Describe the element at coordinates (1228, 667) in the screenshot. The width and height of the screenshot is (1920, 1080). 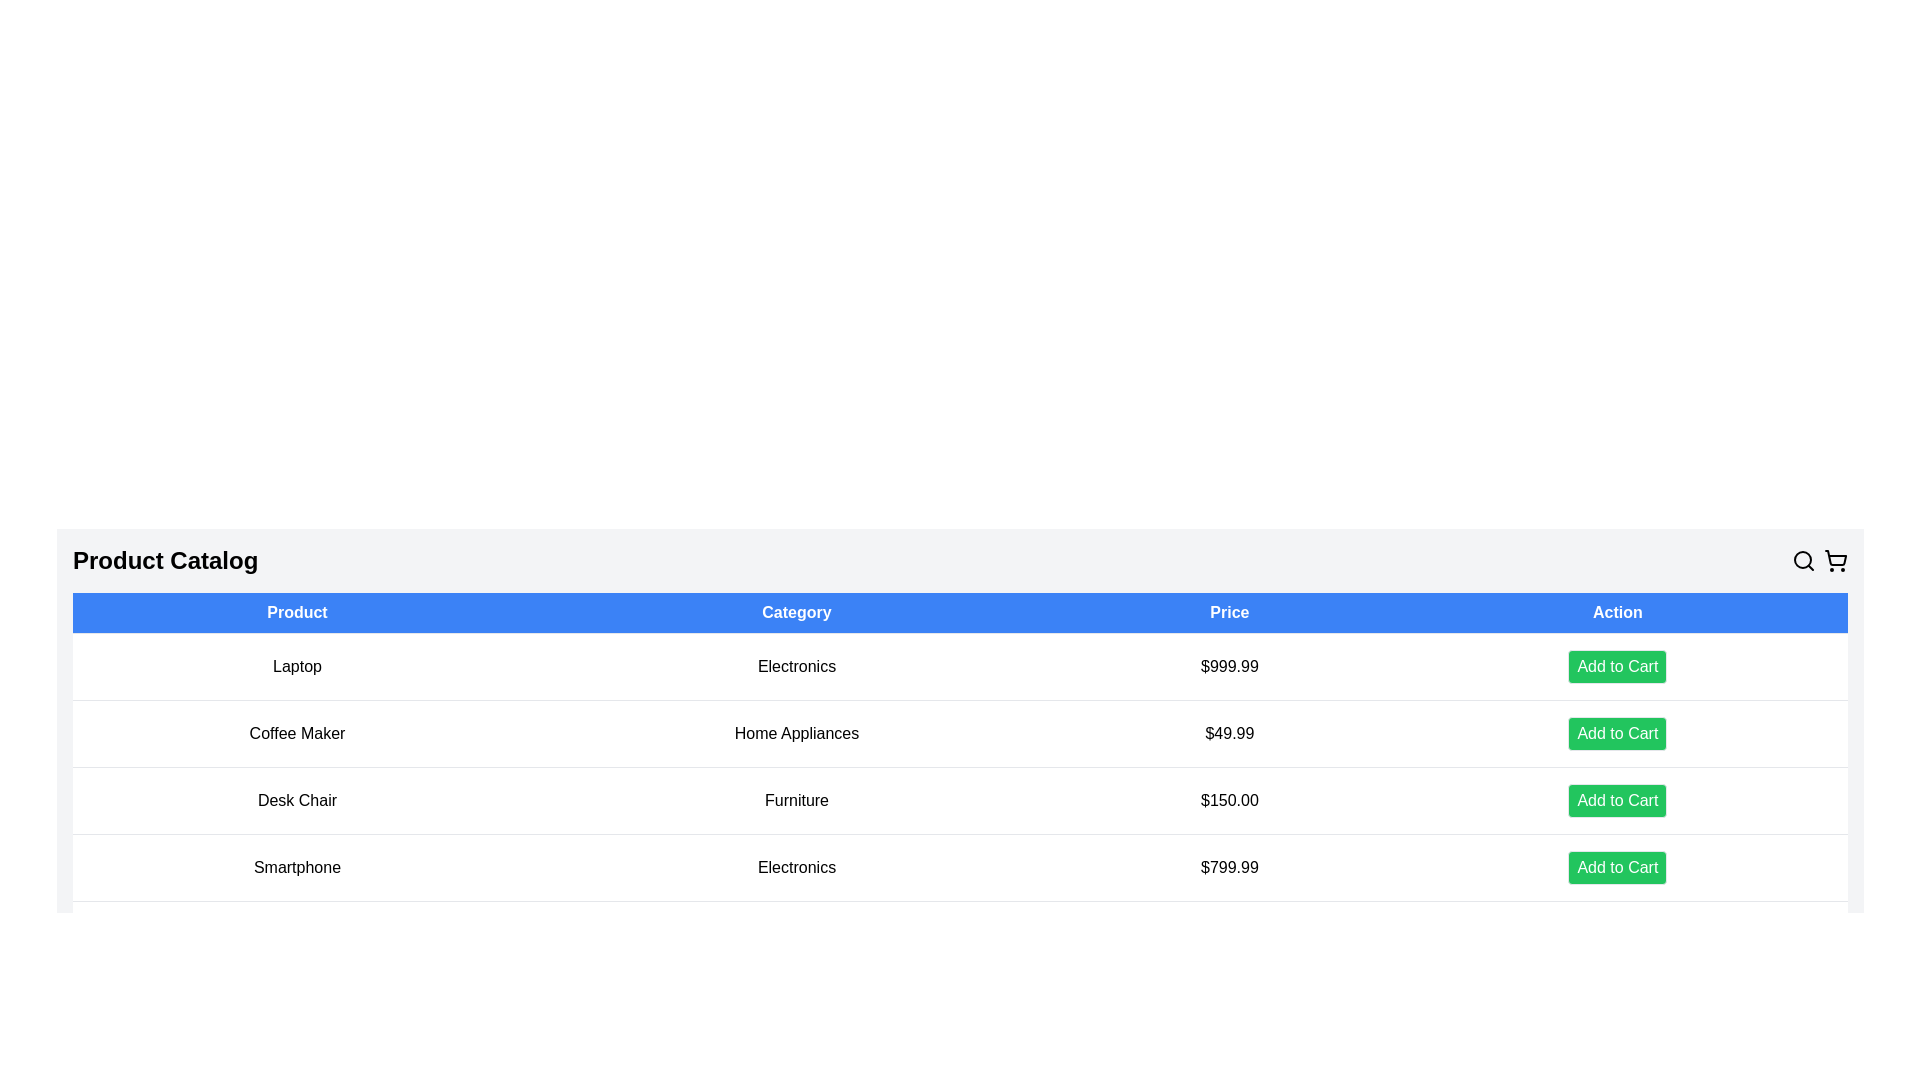
I see `the text label displaying the price '$999.99', which is located in the third column of the product table under the 'Price' header, centrally aligned in the first row` at that location.